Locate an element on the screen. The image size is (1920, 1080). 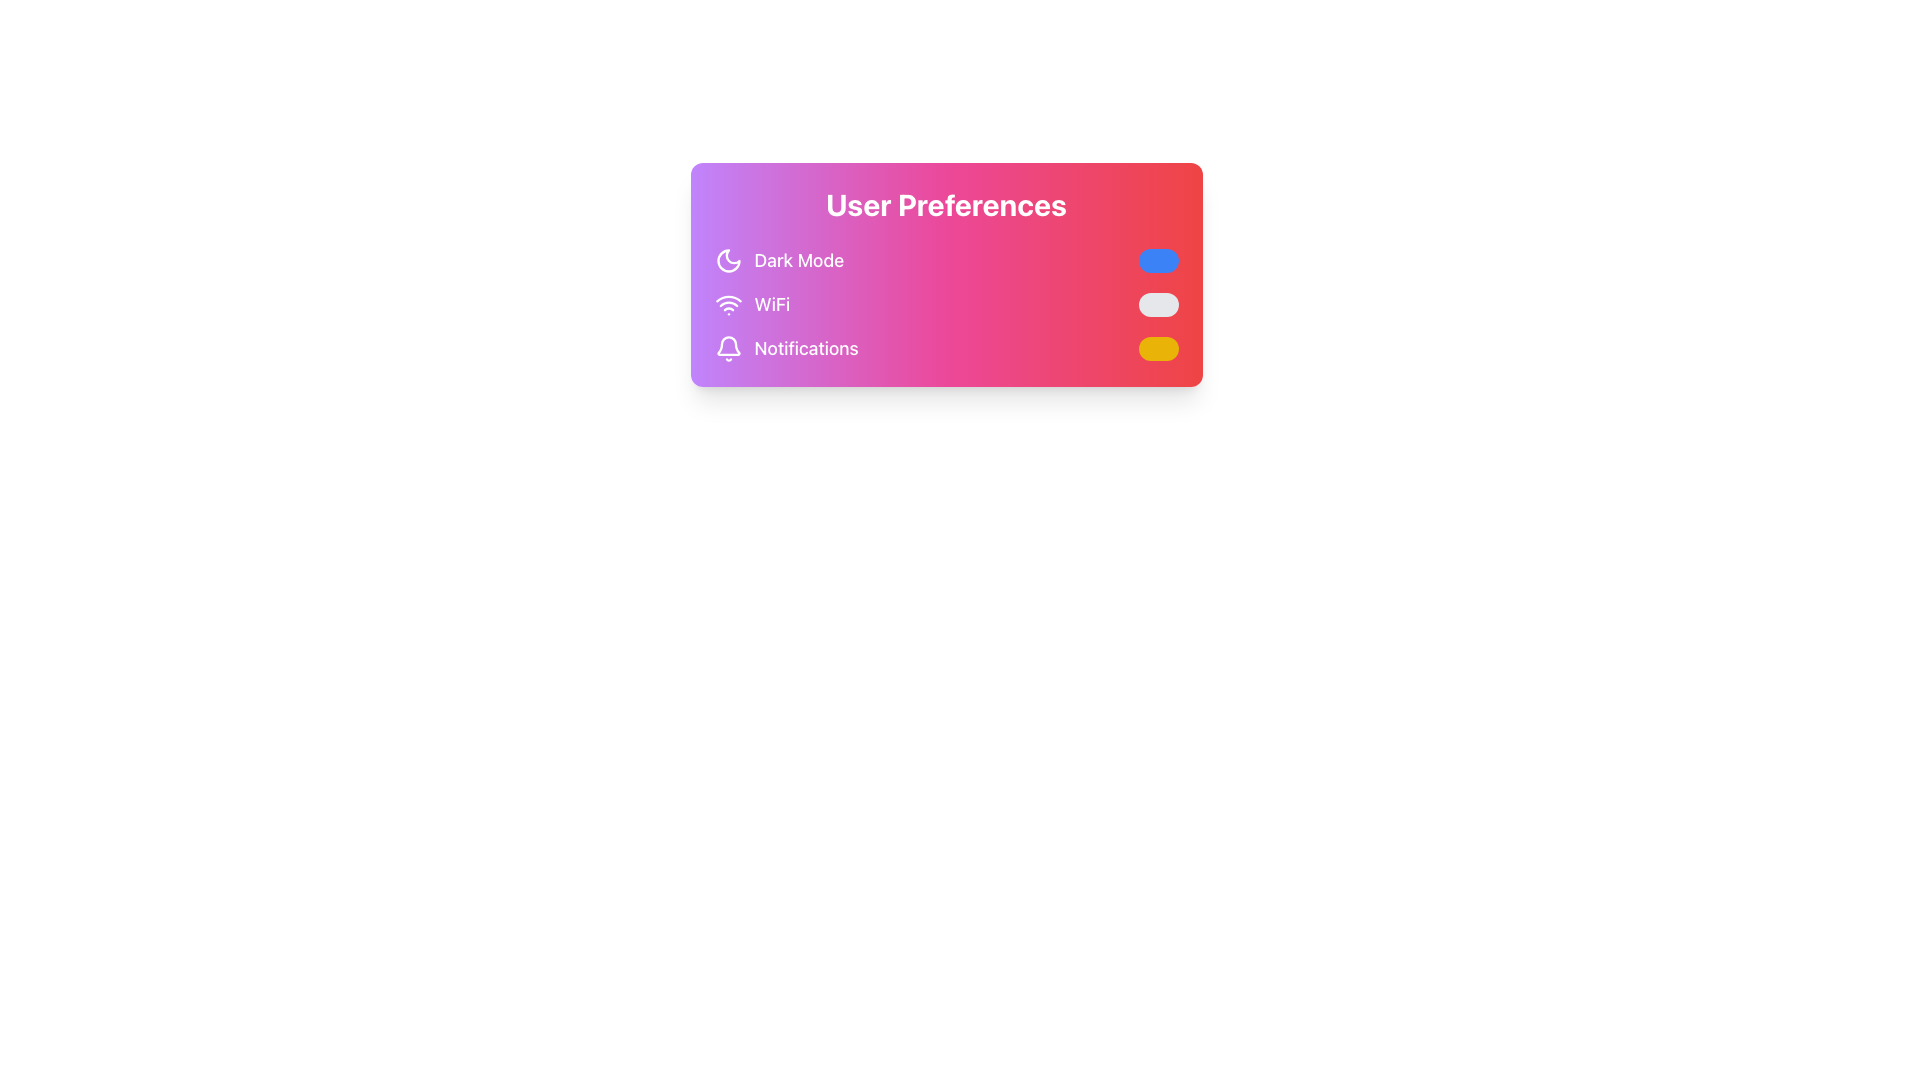
the 'WiFi' text label element, which is styled in a large font and is located within the User Preferences menu, positioned below 'Dark Mode' and above 'Notifications' is located at coordinates (771, 304).